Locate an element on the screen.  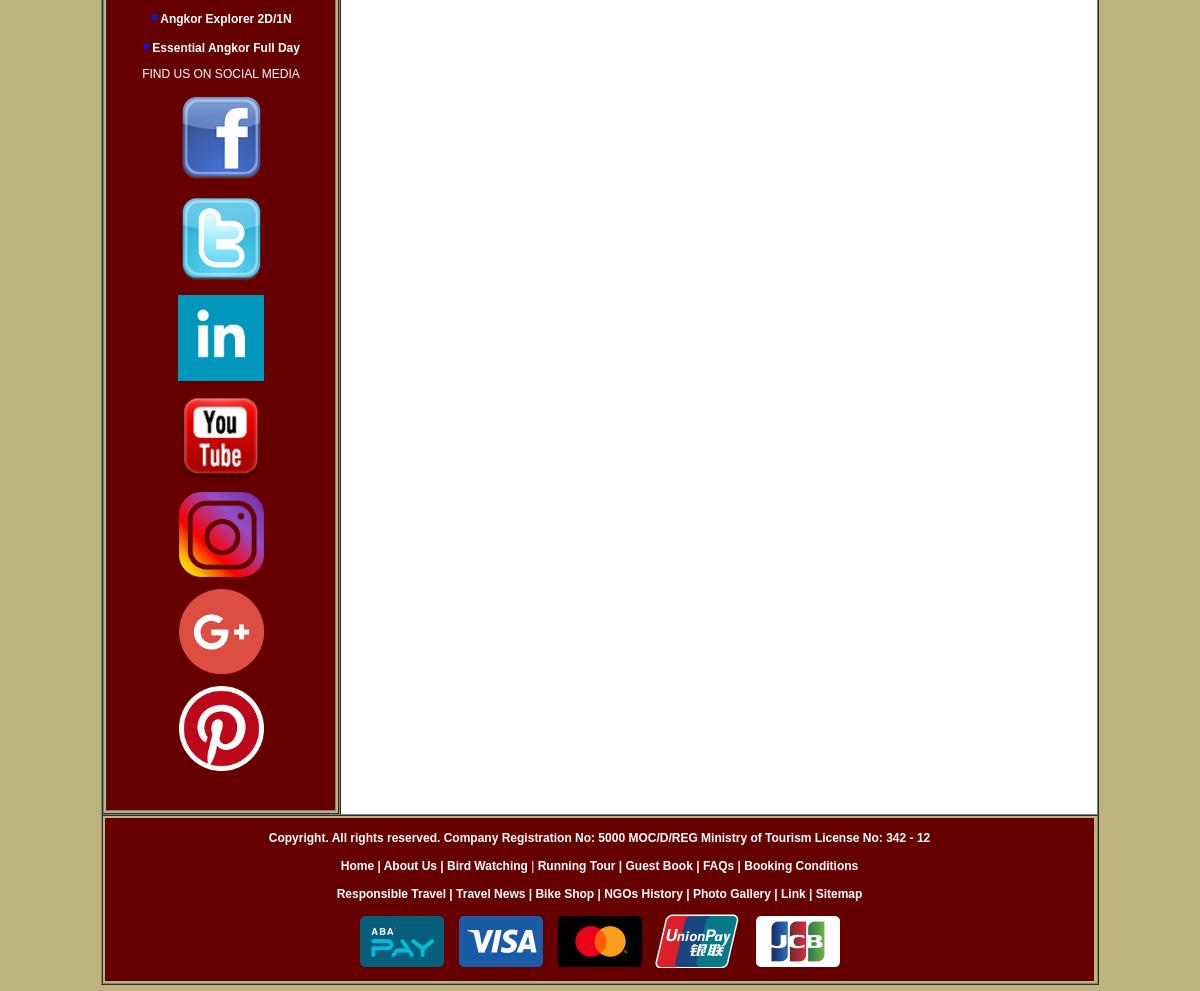
'Photo Gallery' is located at coordinates (731, 893).